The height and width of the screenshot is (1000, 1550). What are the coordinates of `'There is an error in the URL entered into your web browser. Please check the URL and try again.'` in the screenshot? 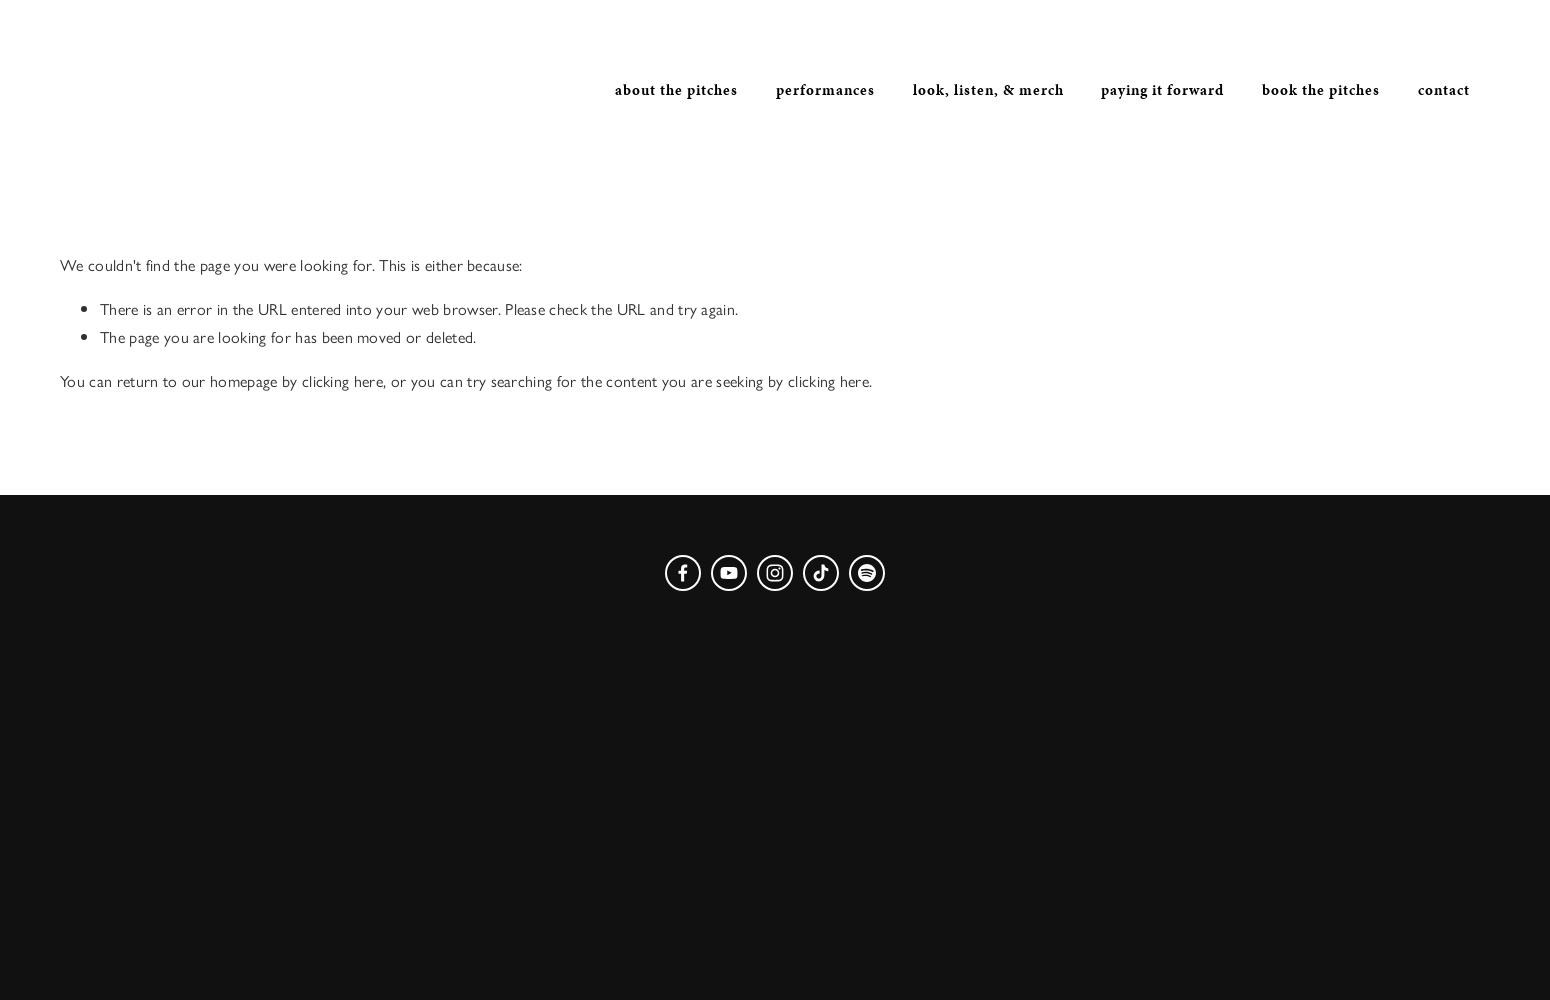 It's located at (418, 308).